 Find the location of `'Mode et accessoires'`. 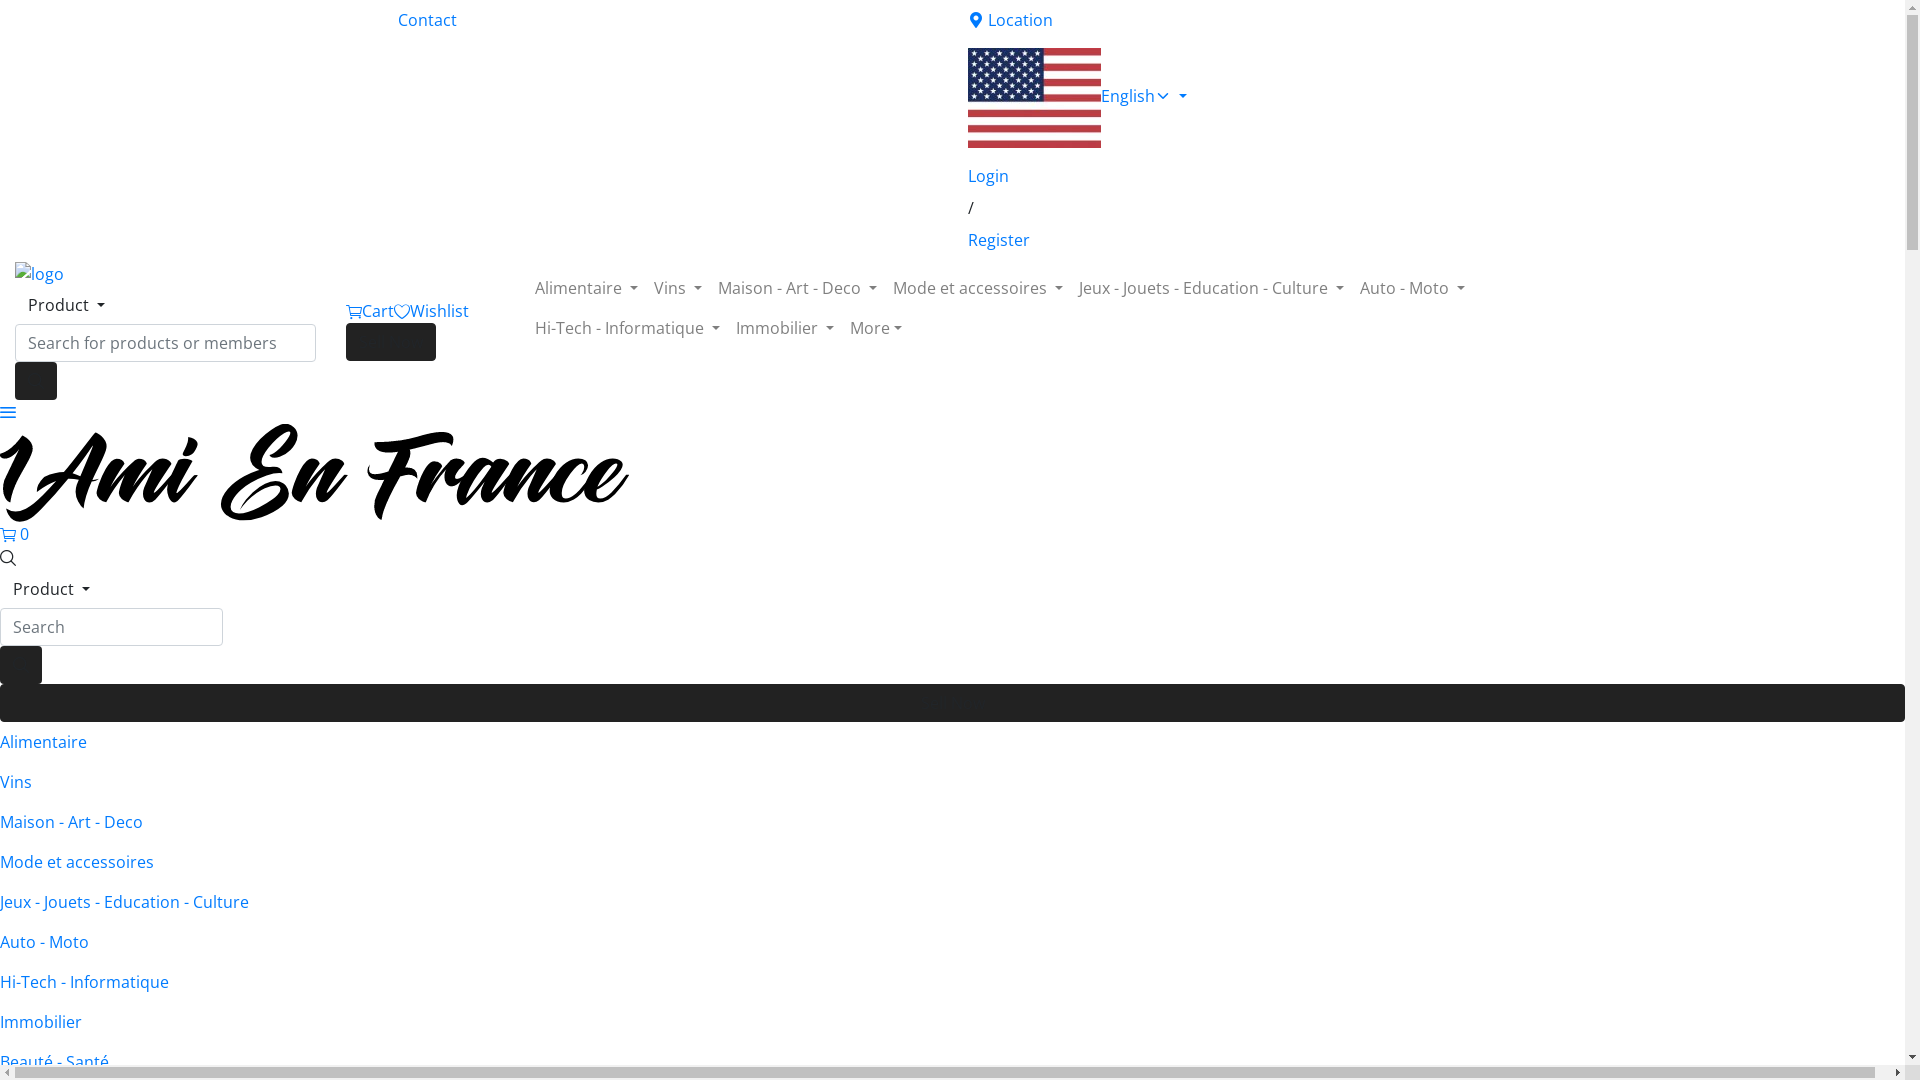

'Mode et accessoires' is located at coordinates (0, 860).